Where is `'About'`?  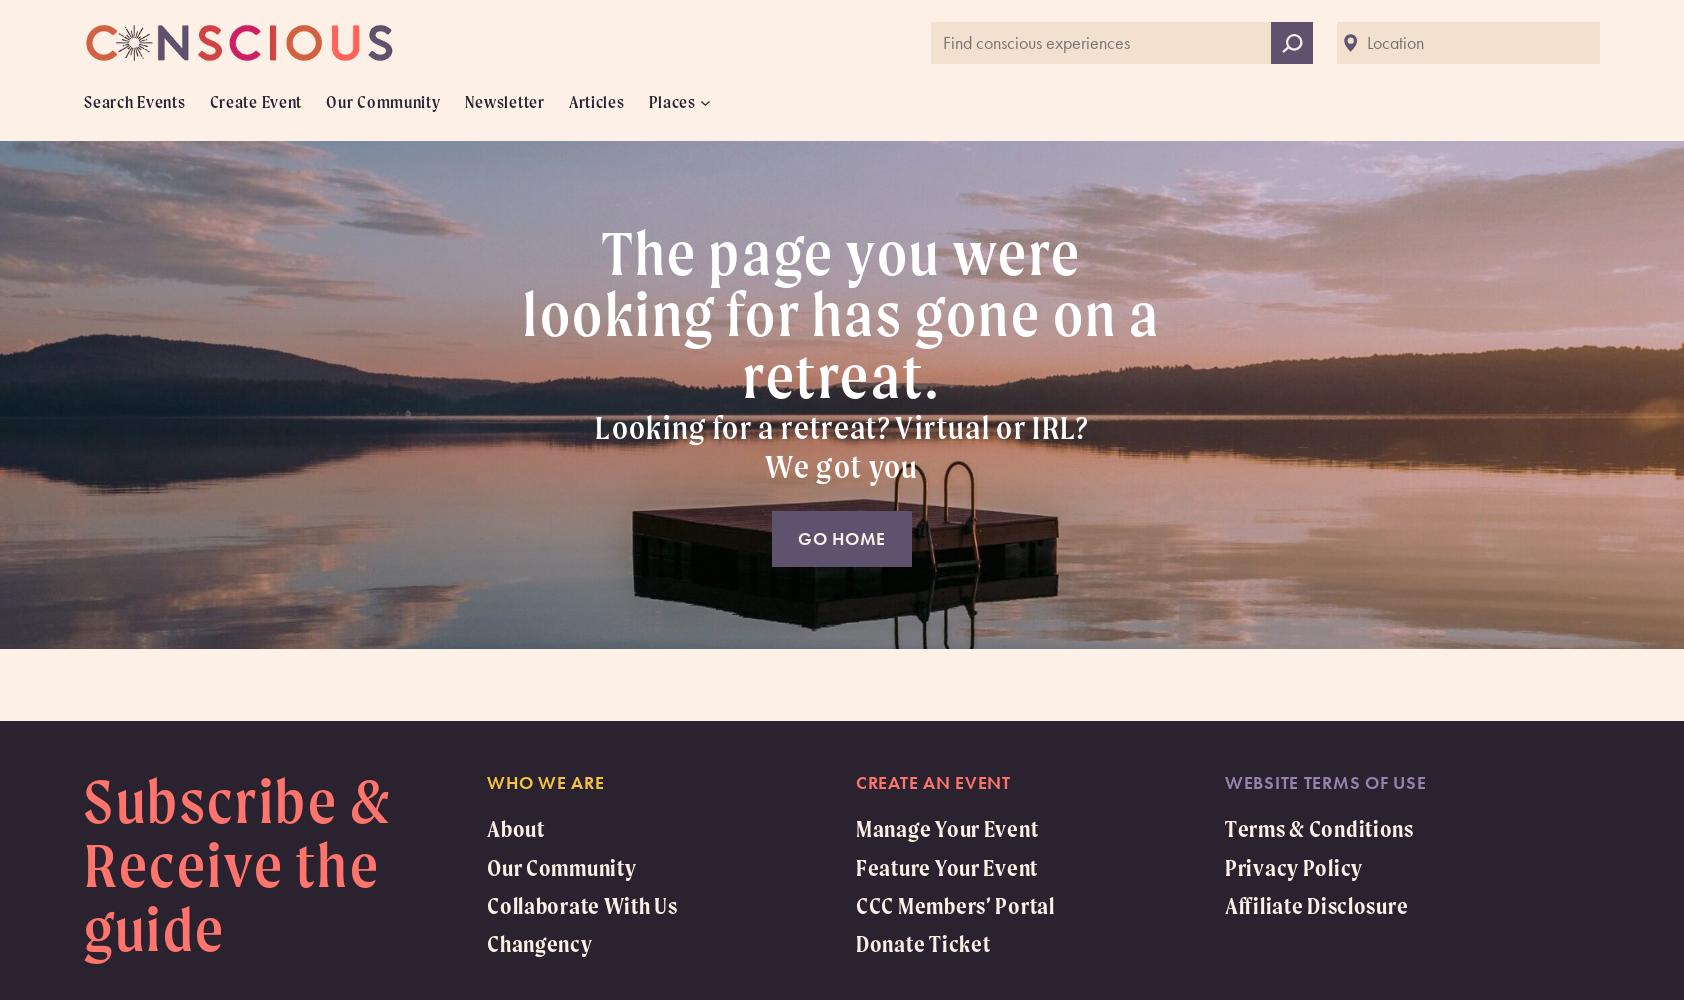
'About' is located at coordinates (514, 828).